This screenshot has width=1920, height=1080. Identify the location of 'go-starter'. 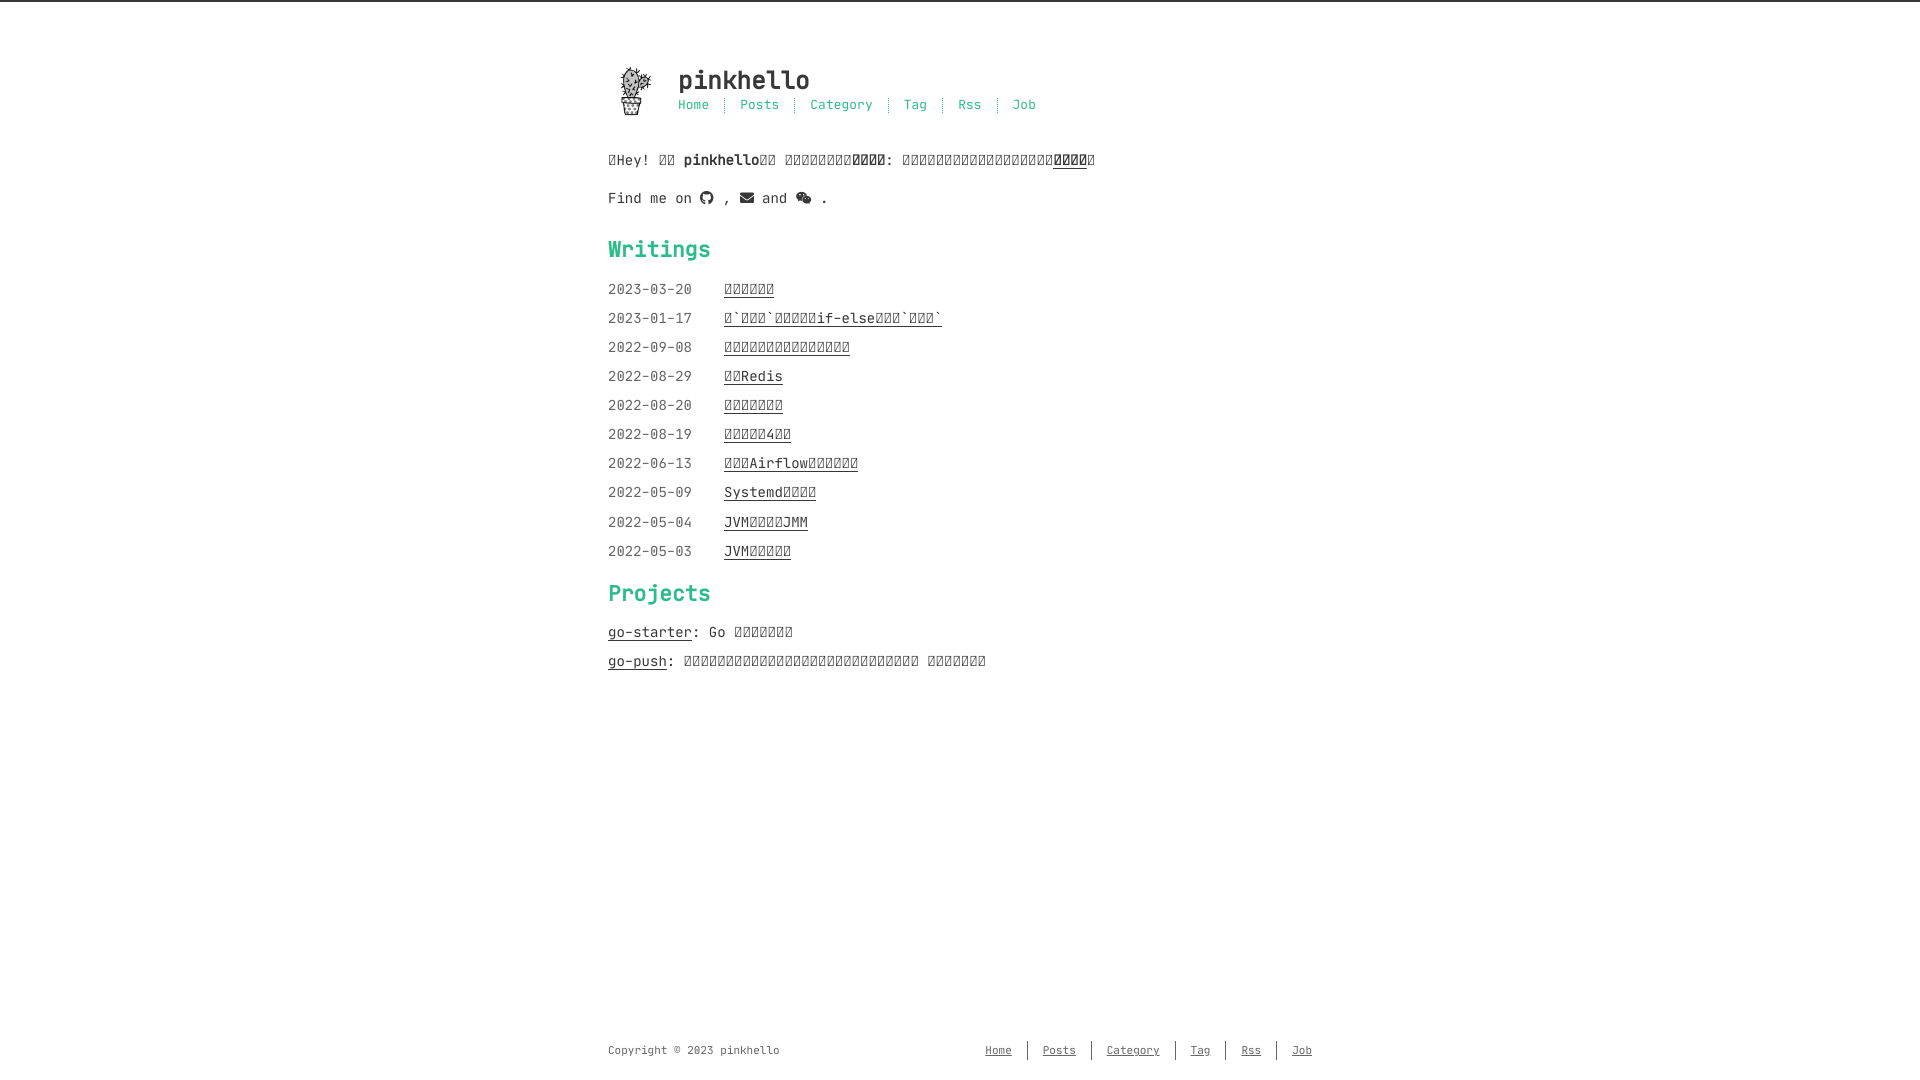
(649, 632).